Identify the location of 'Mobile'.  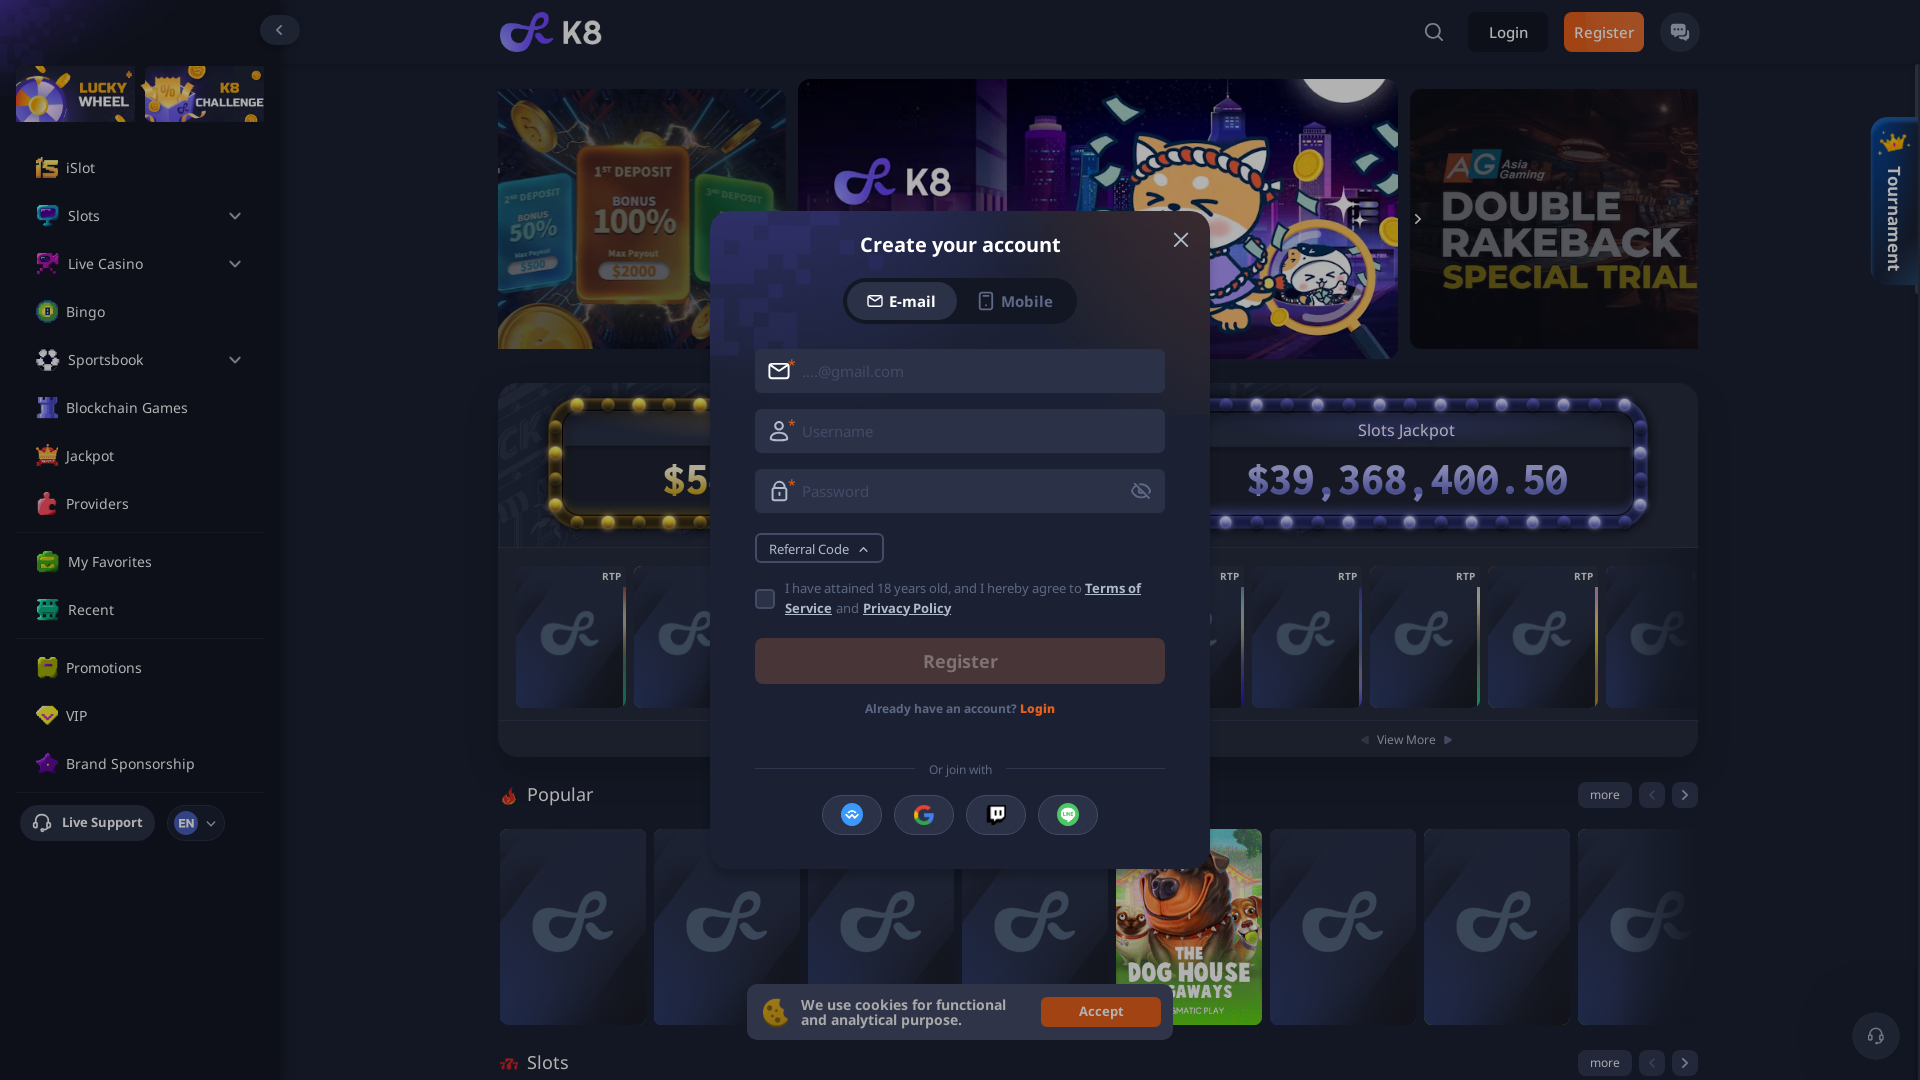
(1014, 300).